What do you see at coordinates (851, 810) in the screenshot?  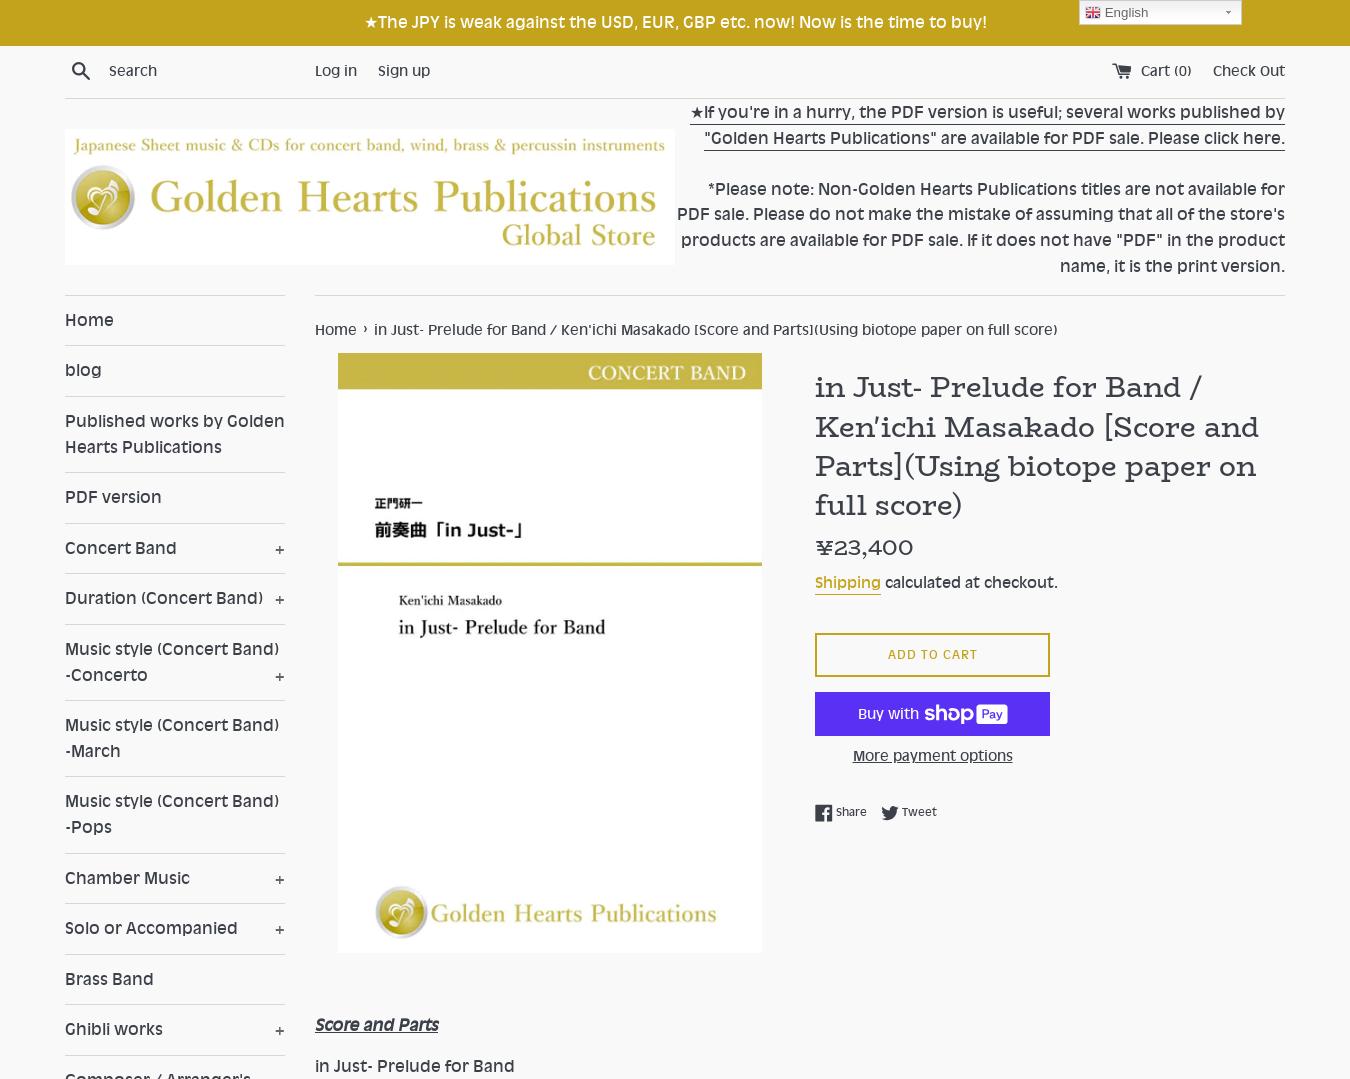 I see `'Share'` at bounding box center [851, 810].